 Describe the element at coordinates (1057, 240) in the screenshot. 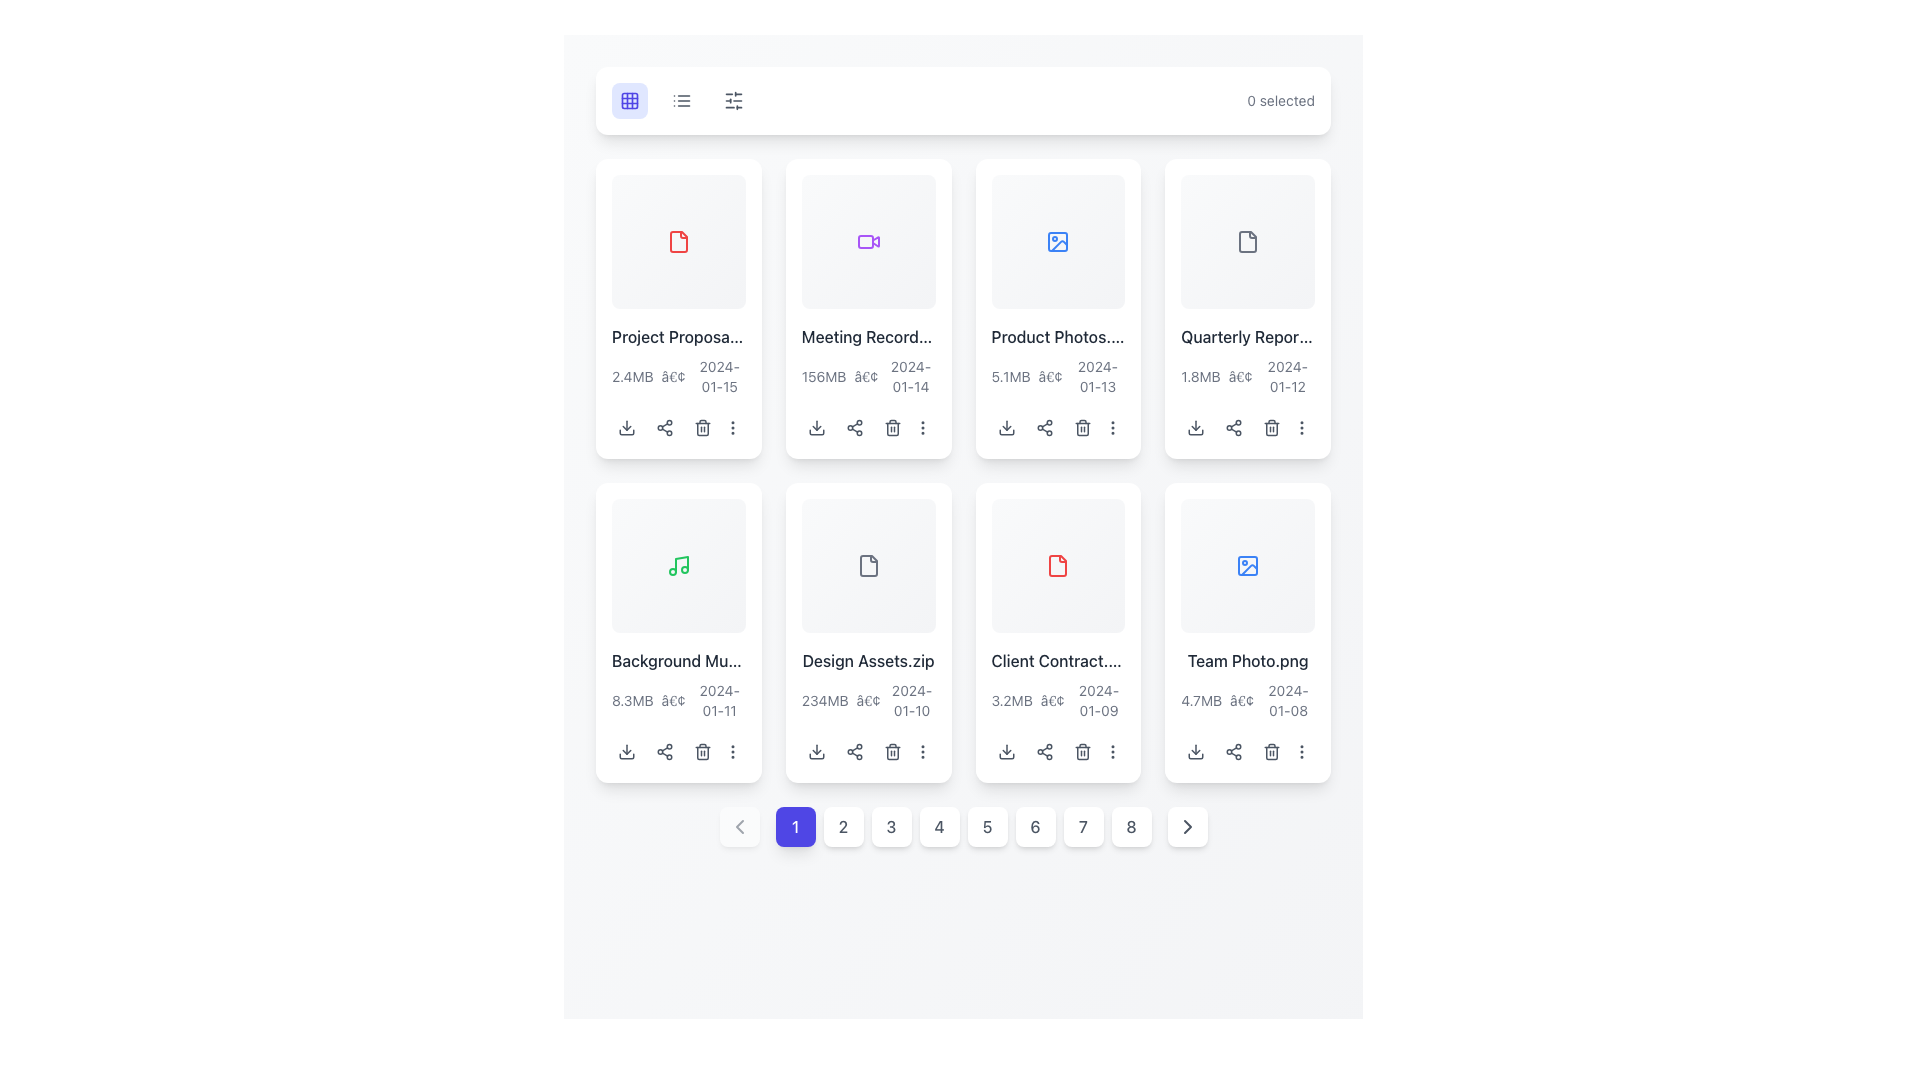

I see `the image icon located in the third card of the first row in the file card grid layout, which visually represents an image file type` at that location.